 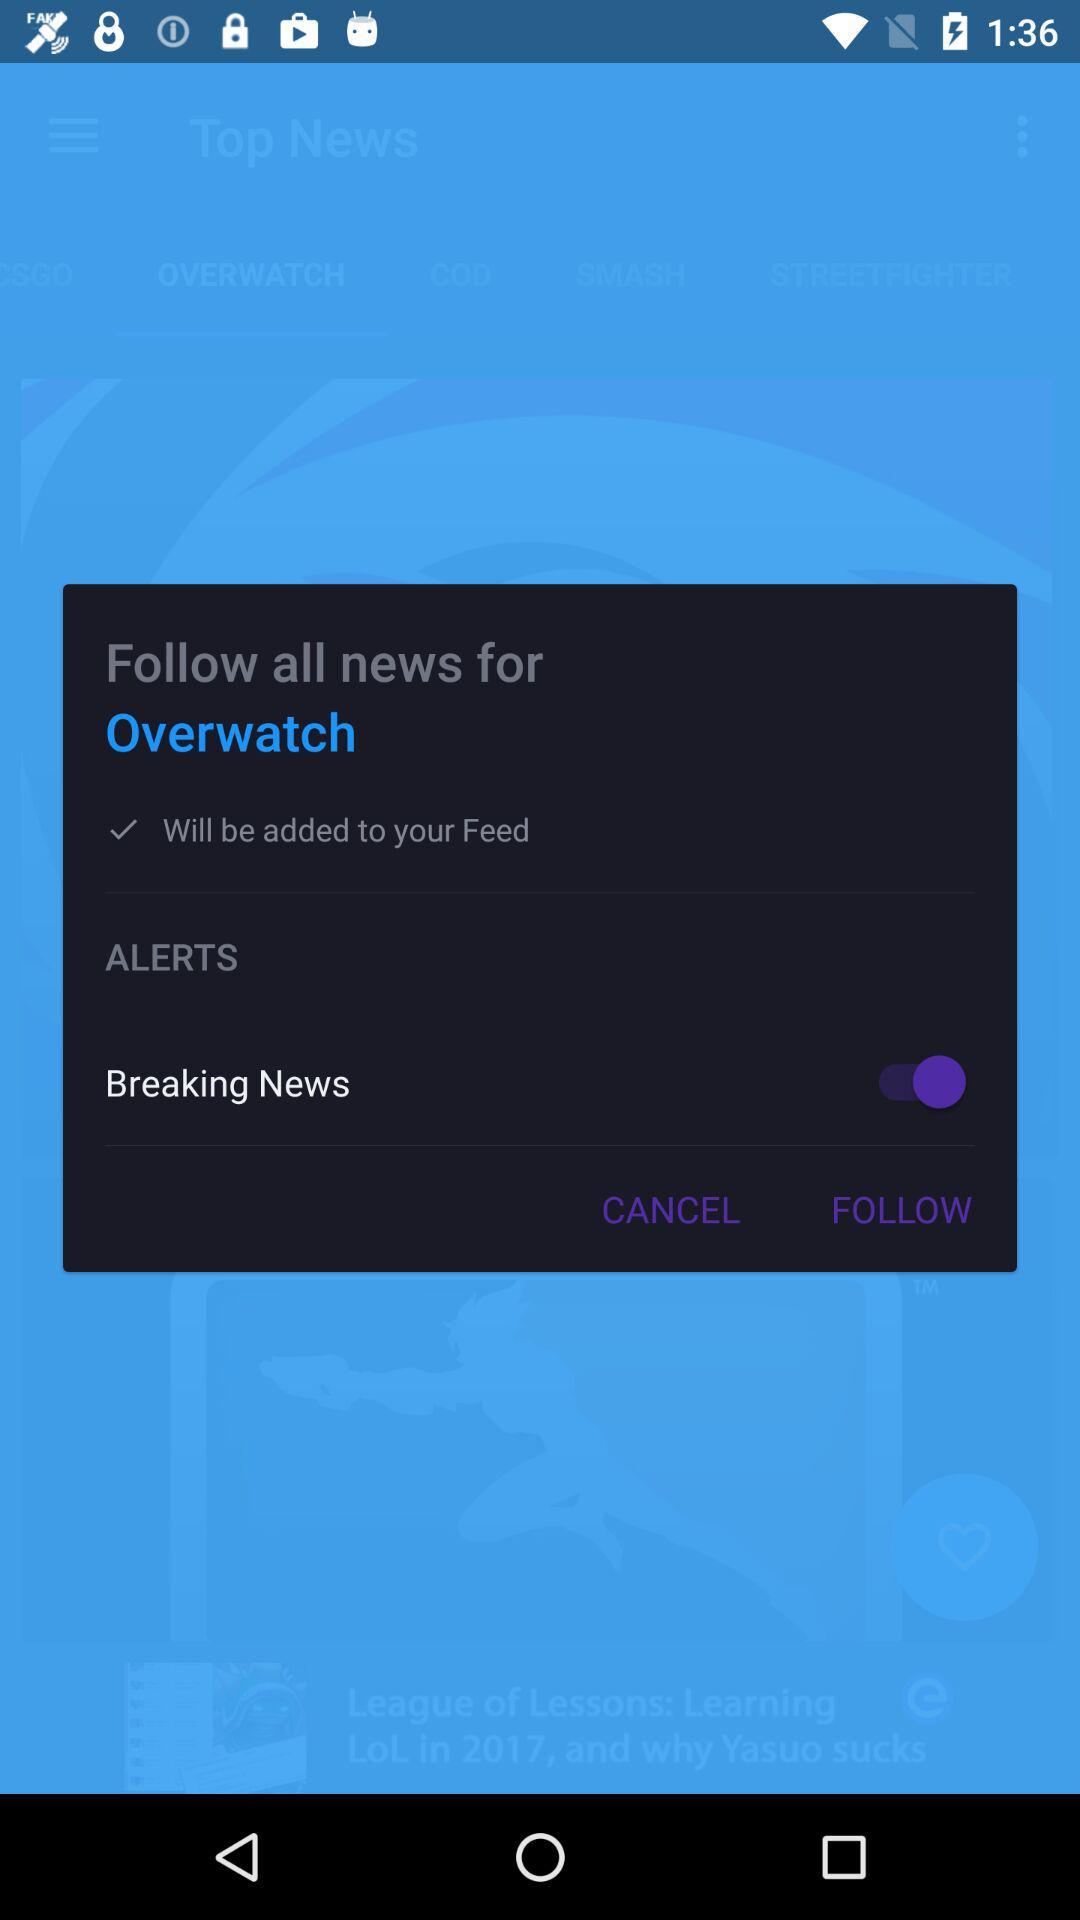 What do you see at coordinates (912, 1080) in the screenshot?
I see `subscription option` at bounding box center [912, 1080].